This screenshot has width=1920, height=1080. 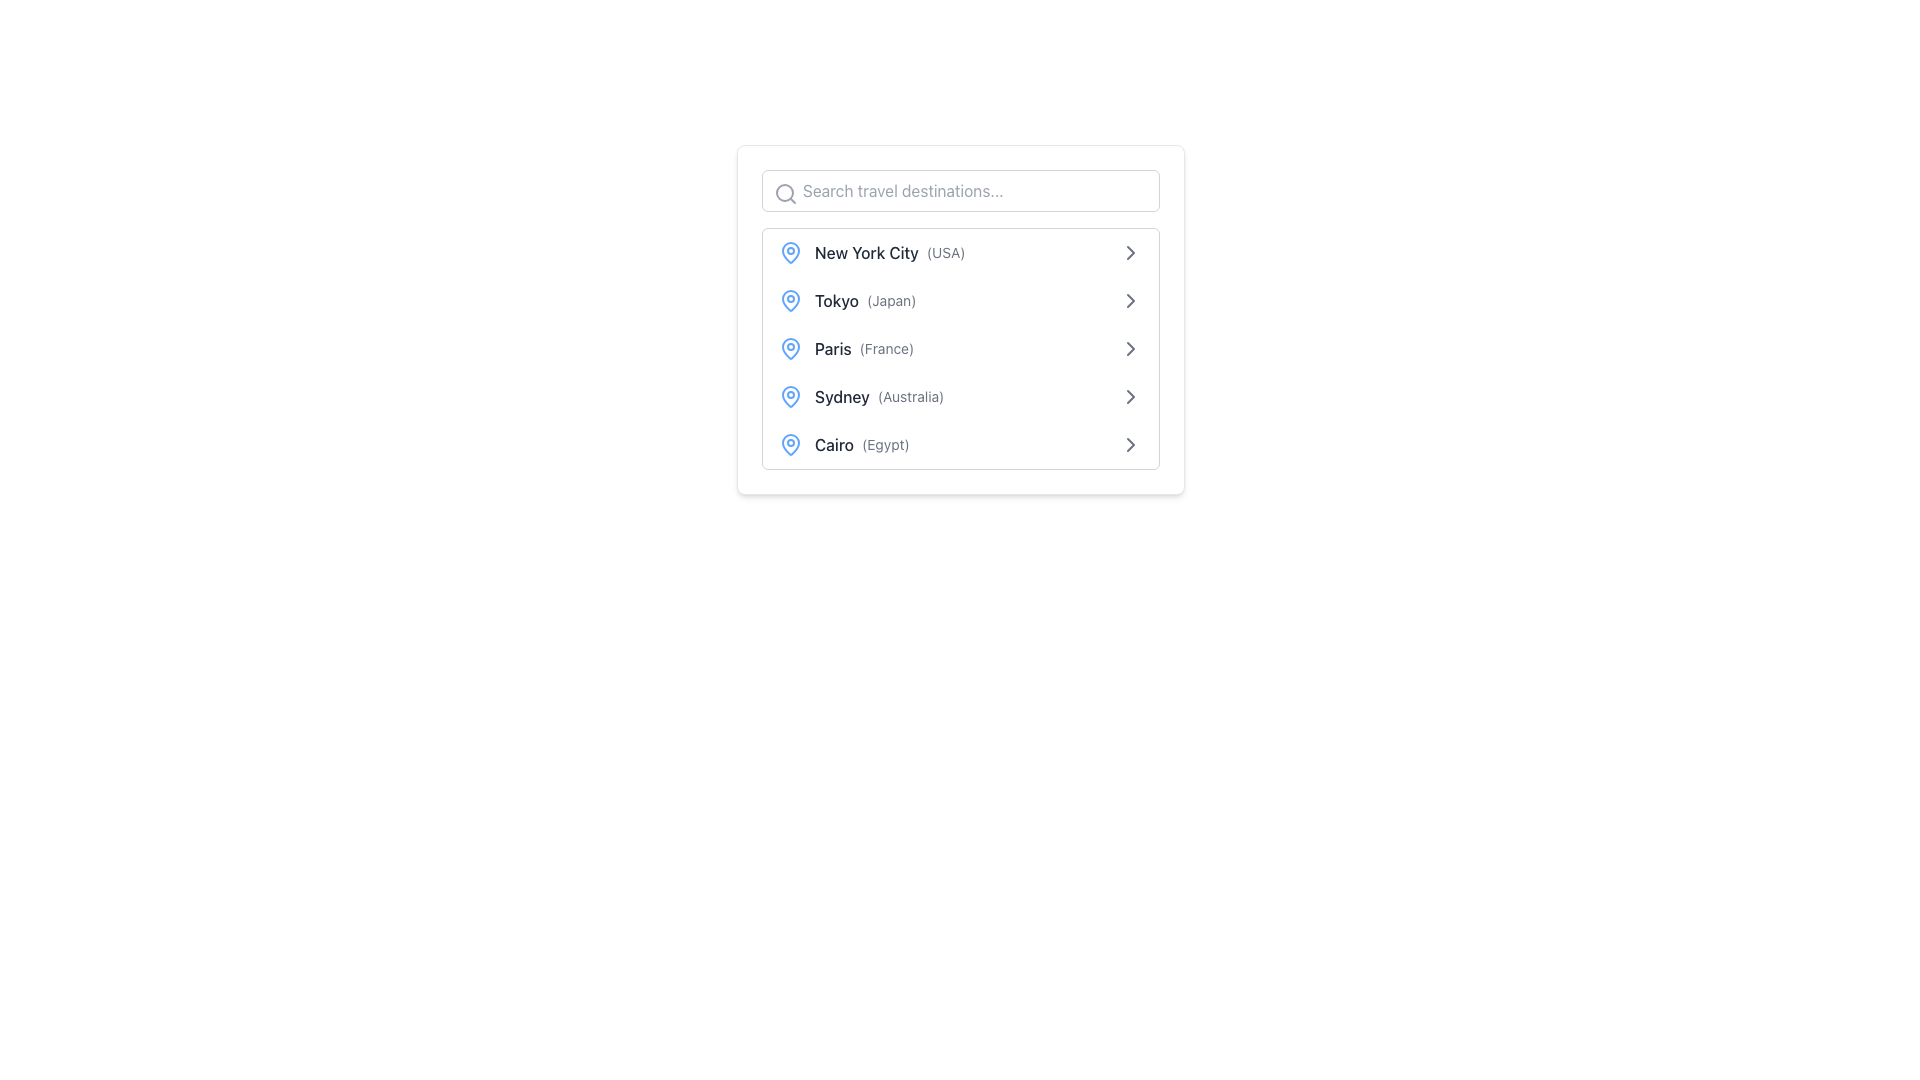 I want to click on the decorative icon resembling a pin or map marker that indicates the location of New York City, which is the leftmost icon in the first list item of locations, so click(x=790, y=250).